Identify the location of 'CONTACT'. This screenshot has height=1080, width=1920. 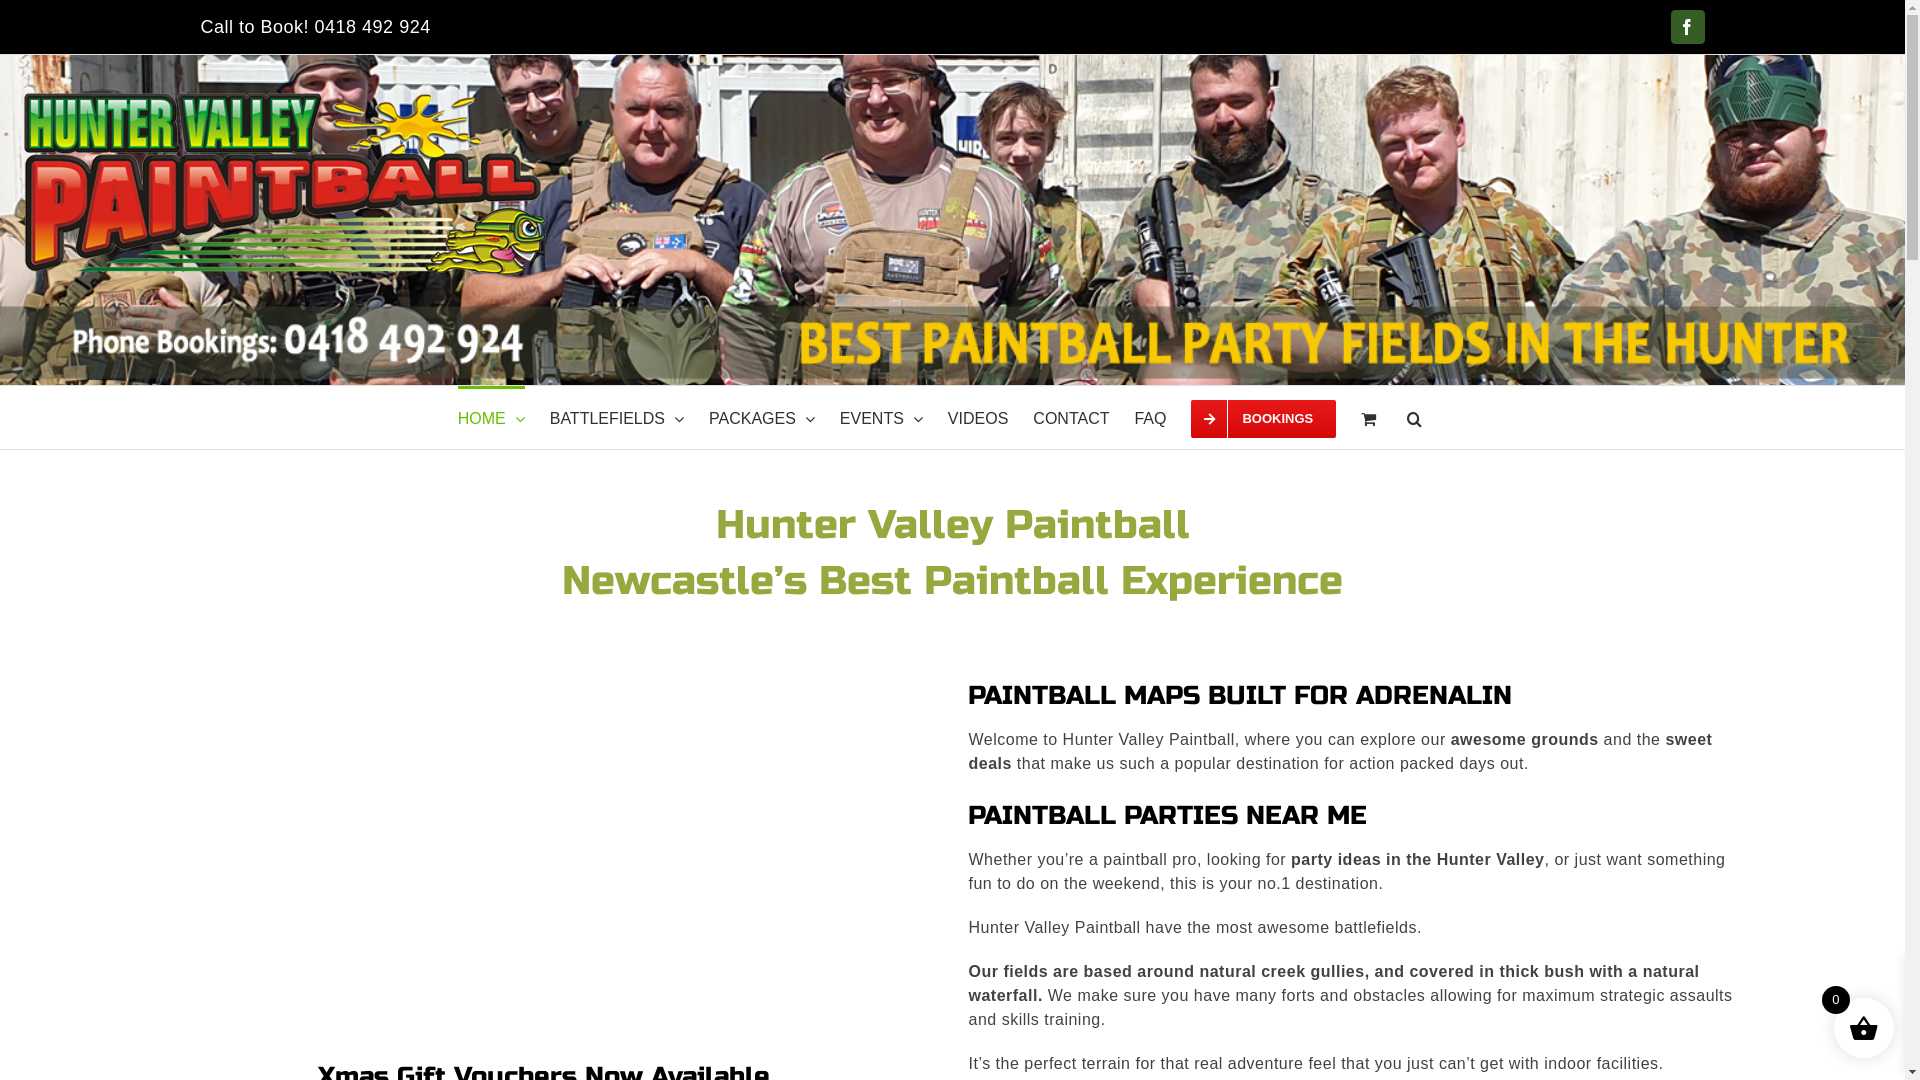
(1069, 416).